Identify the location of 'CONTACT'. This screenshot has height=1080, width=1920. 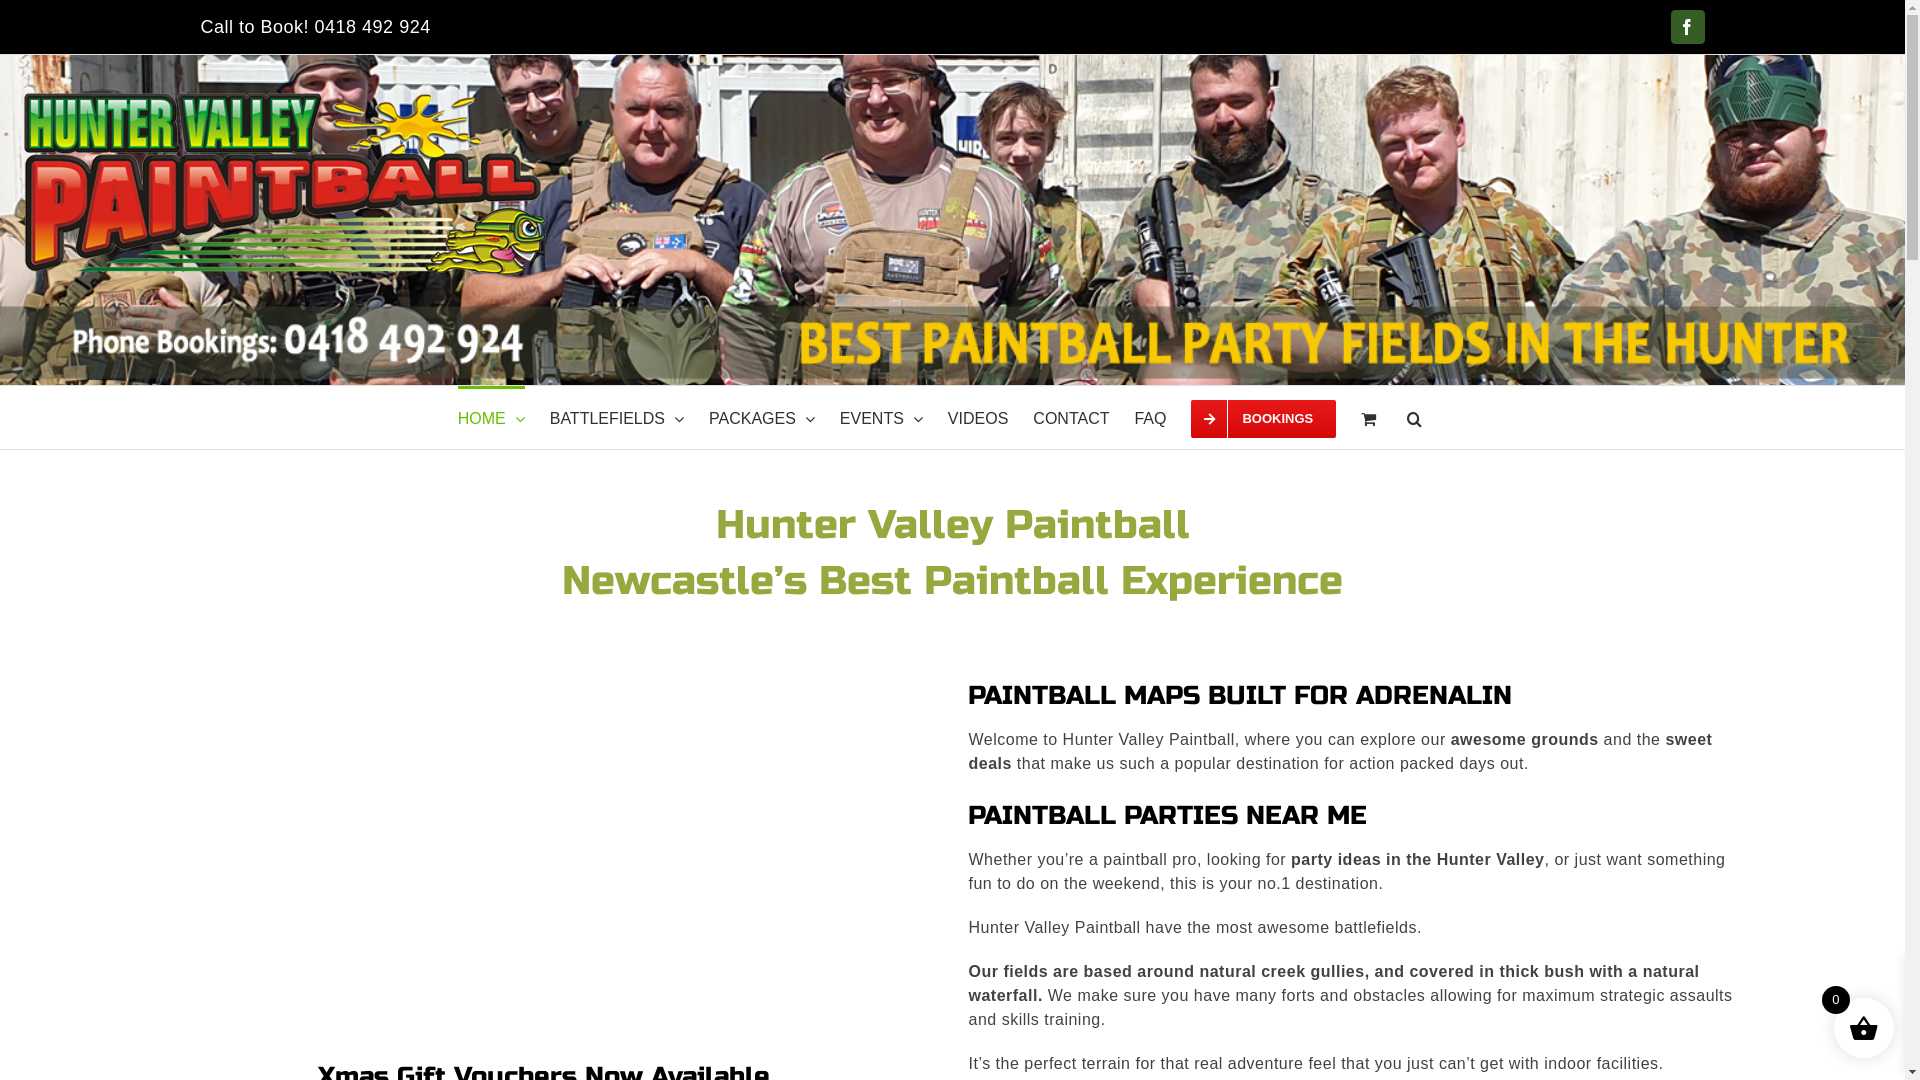
(1069, 416).